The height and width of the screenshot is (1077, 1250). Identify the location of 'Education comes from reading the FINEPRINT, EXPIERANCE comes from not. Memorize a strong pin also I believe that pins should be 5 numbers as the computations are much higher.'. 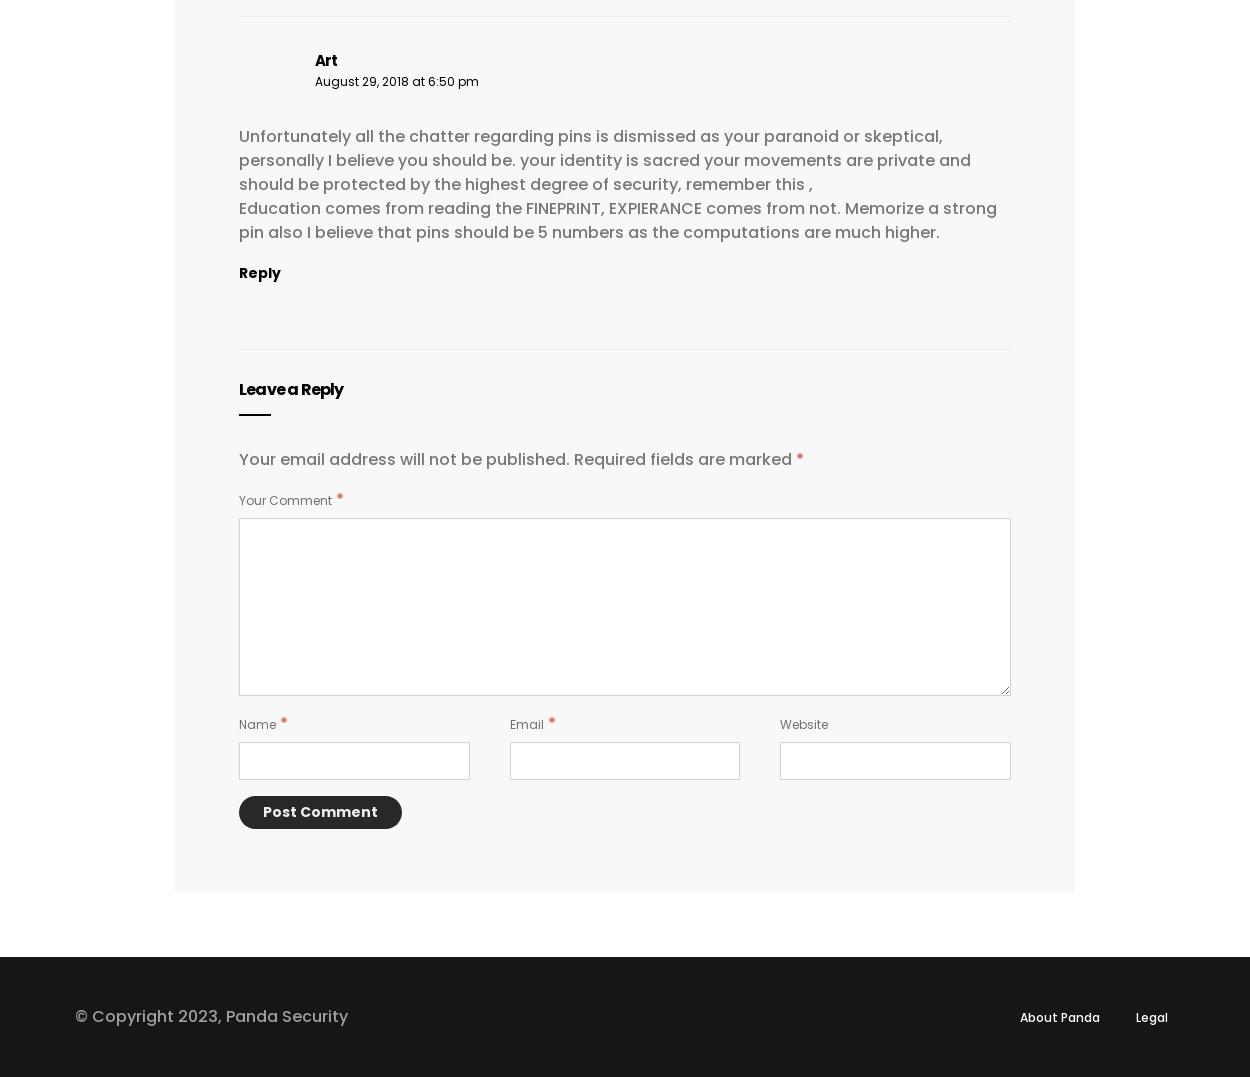
(238, 219).